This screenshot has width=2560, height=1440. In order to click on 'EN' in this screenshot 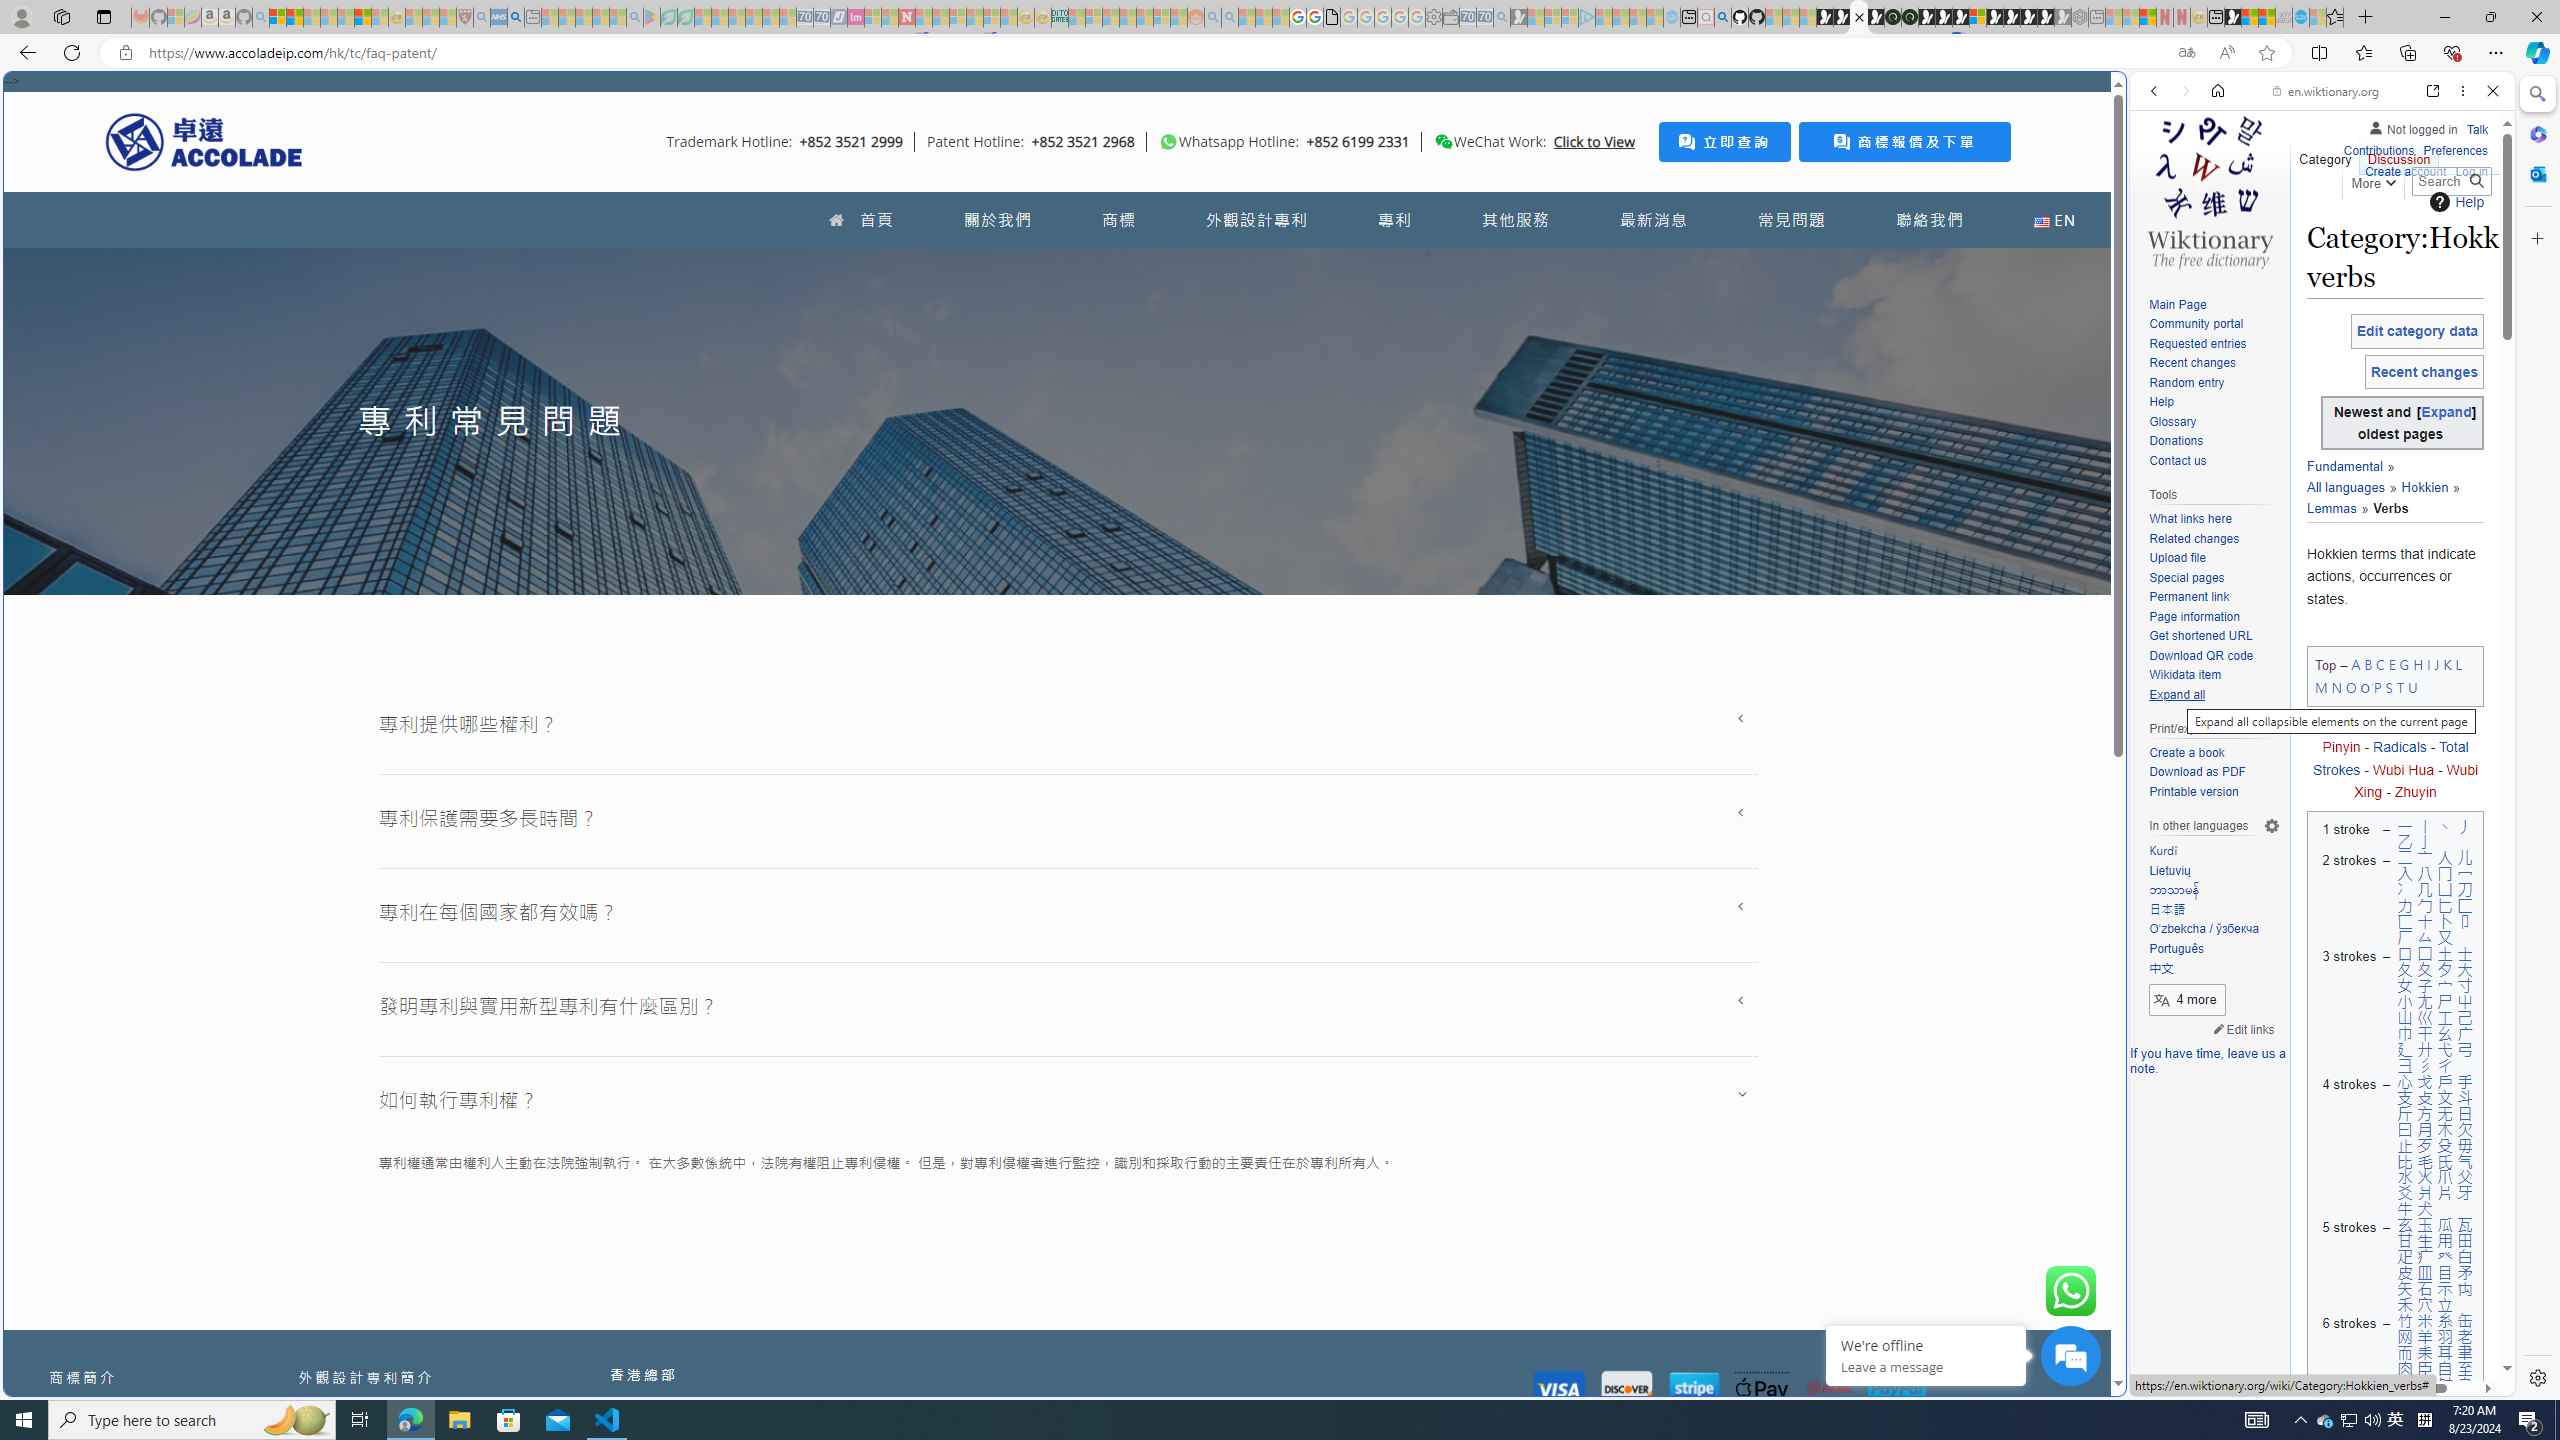, I will do `click(2054, 219)`.